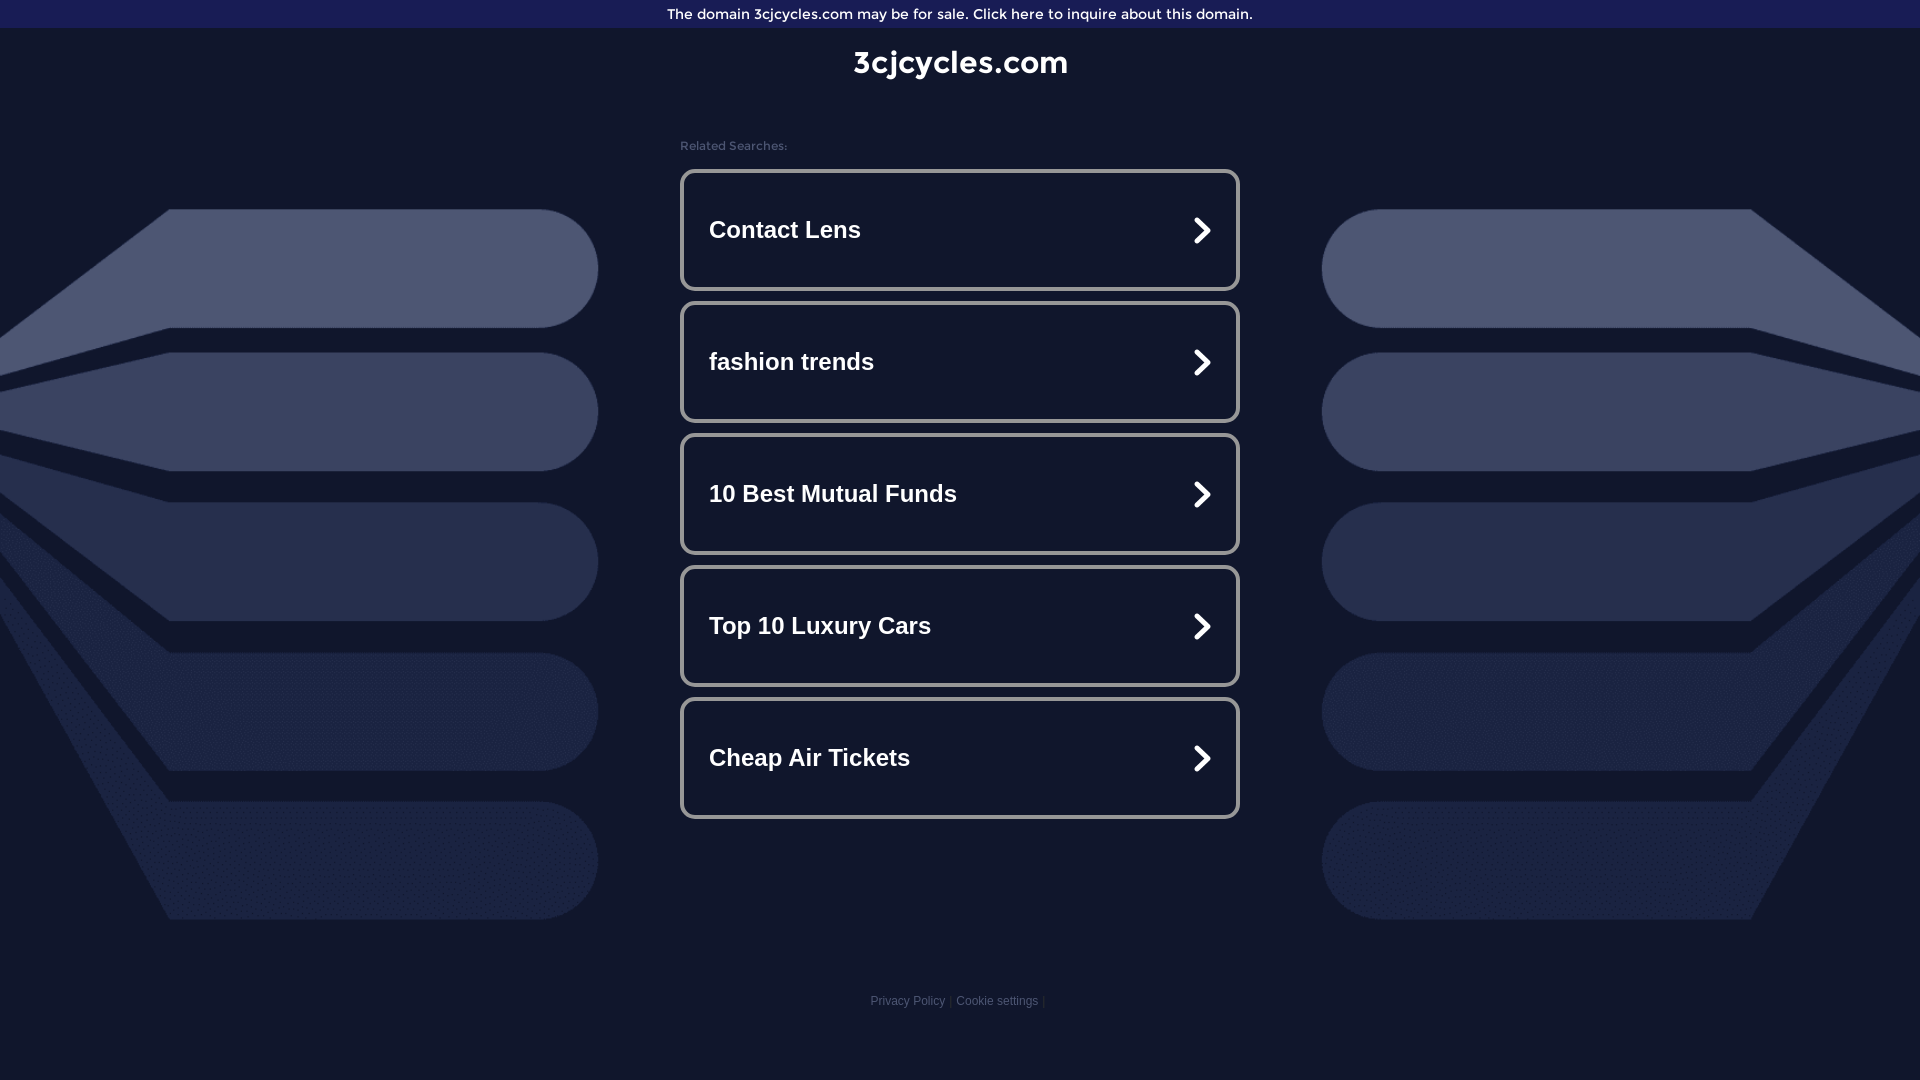  I want to click on 'Contact Lens', so click(960, 229).